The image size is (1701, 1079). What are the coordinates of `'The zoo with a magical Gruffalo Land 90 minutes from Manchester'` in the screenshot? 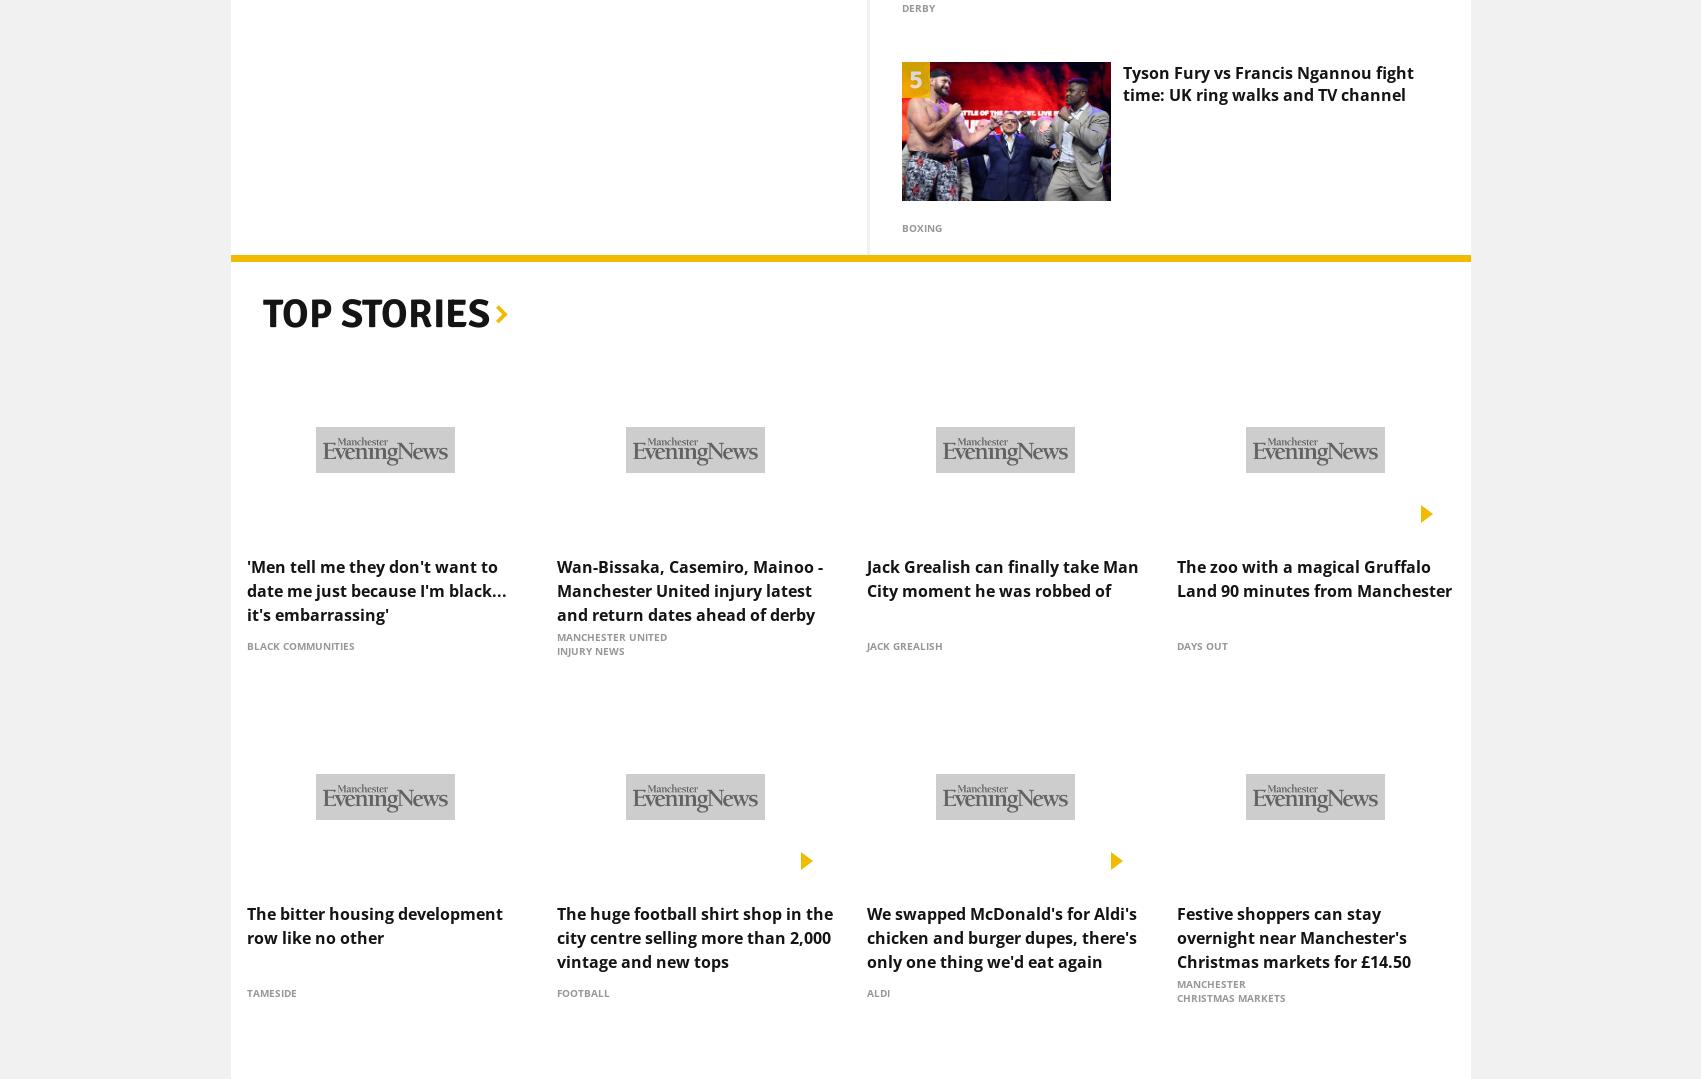 It's located at (1313, 544).